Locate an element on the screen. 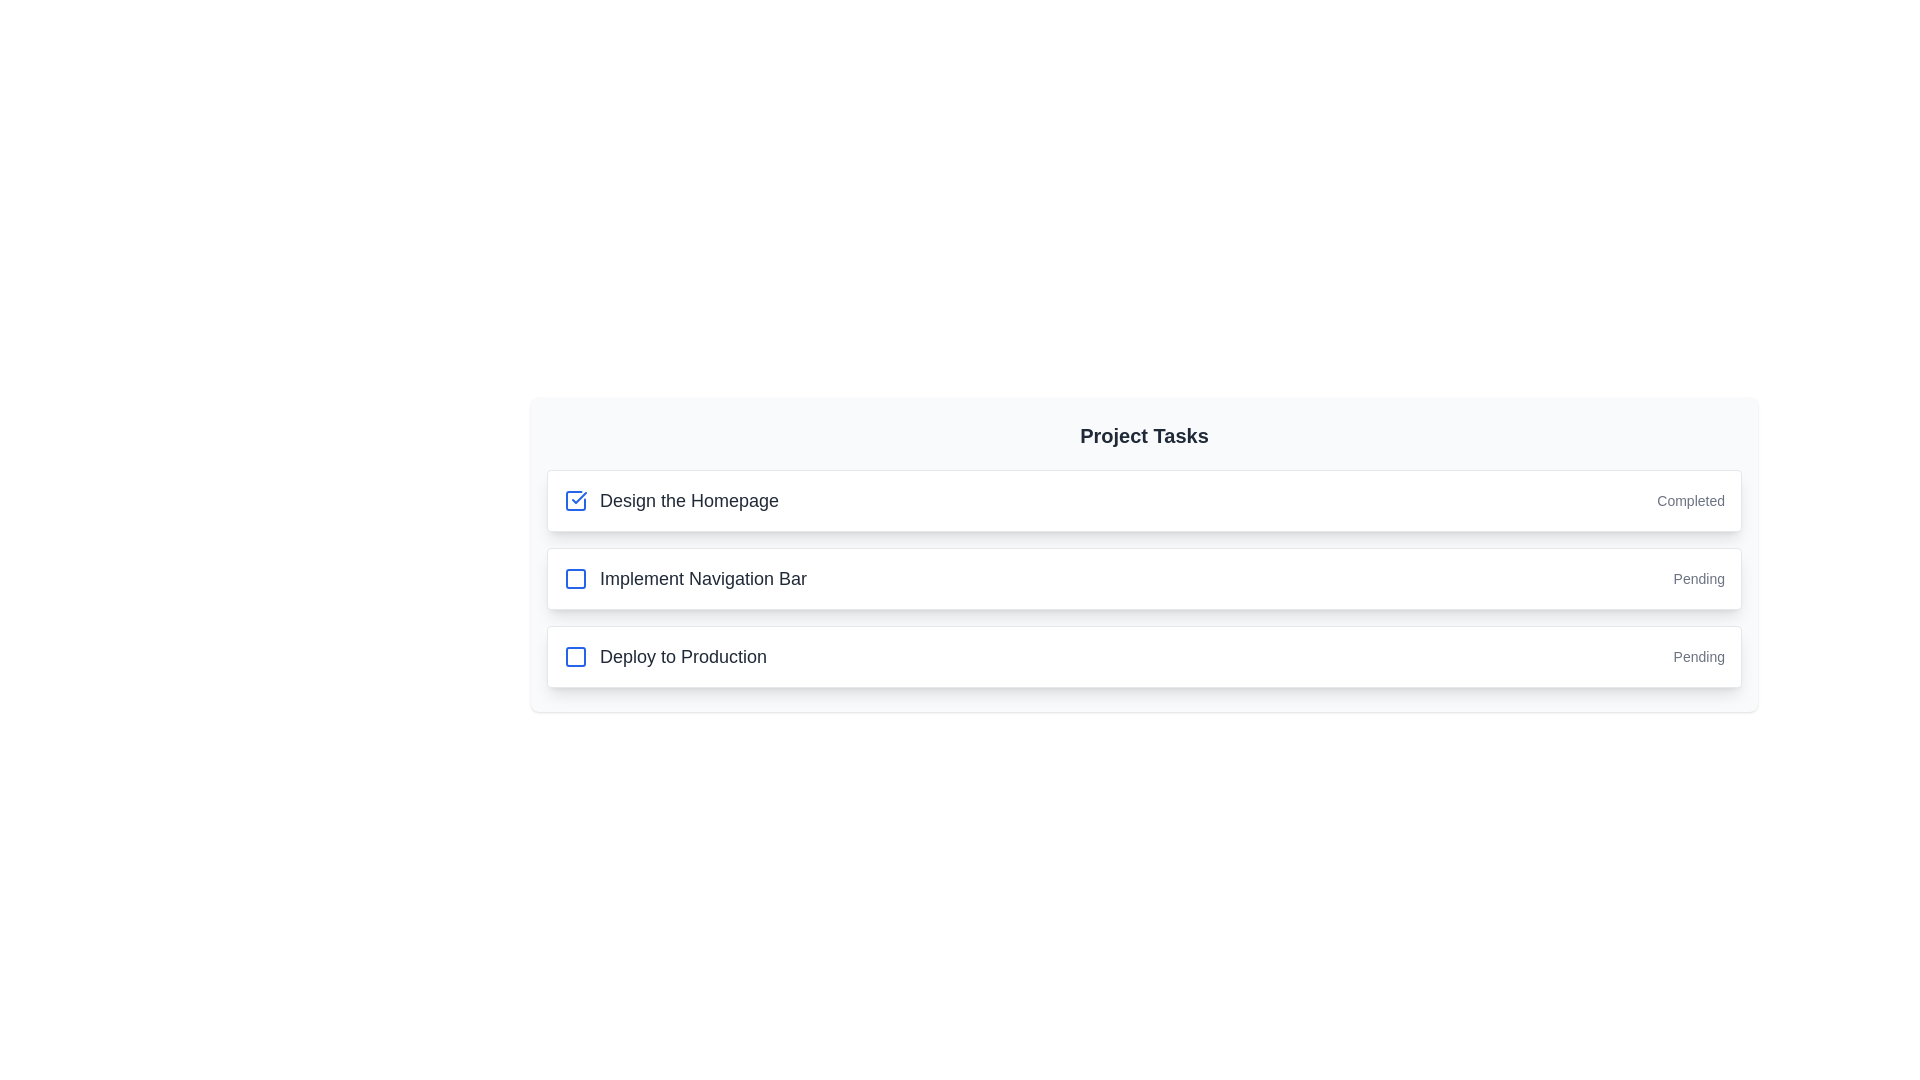 This screenshot has width=1920, height=1080. the text label displaying 'Completed', which is a smaller, light gray font indicating the task state for 'Design the Homepage' is located at coordinates (1690, 500).